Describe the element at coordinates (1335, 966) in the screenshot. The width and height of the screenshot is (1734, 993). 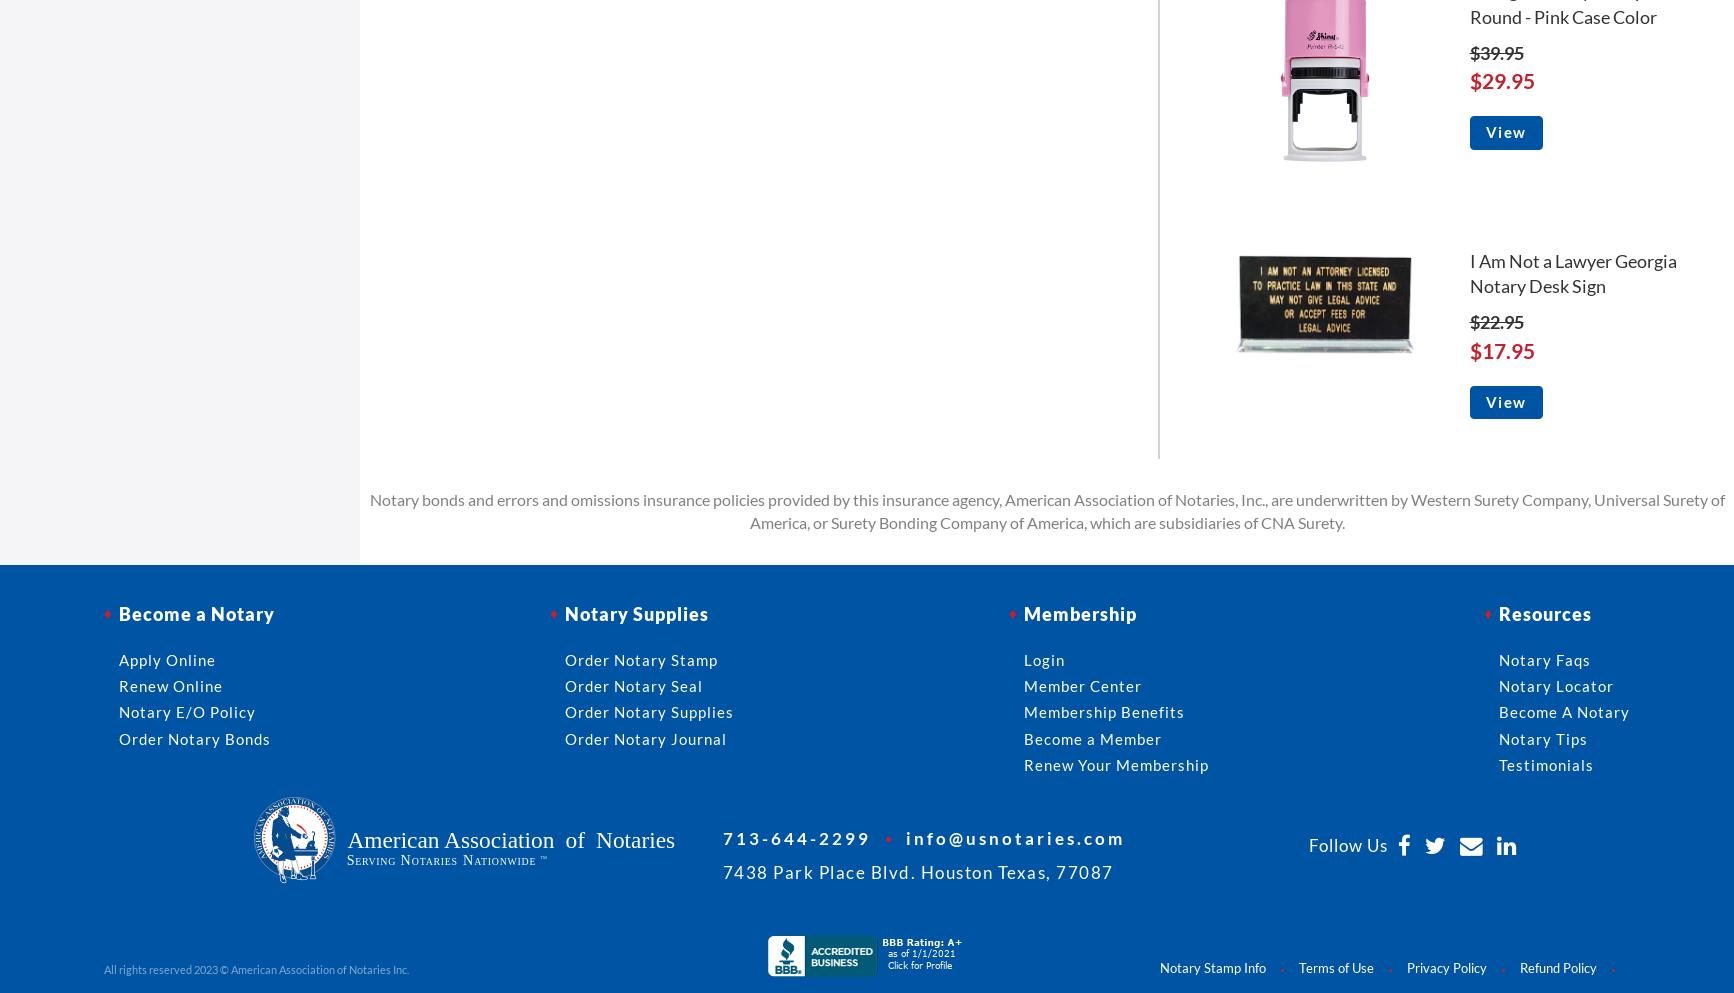
I see `'Terms of Use'` at that location.